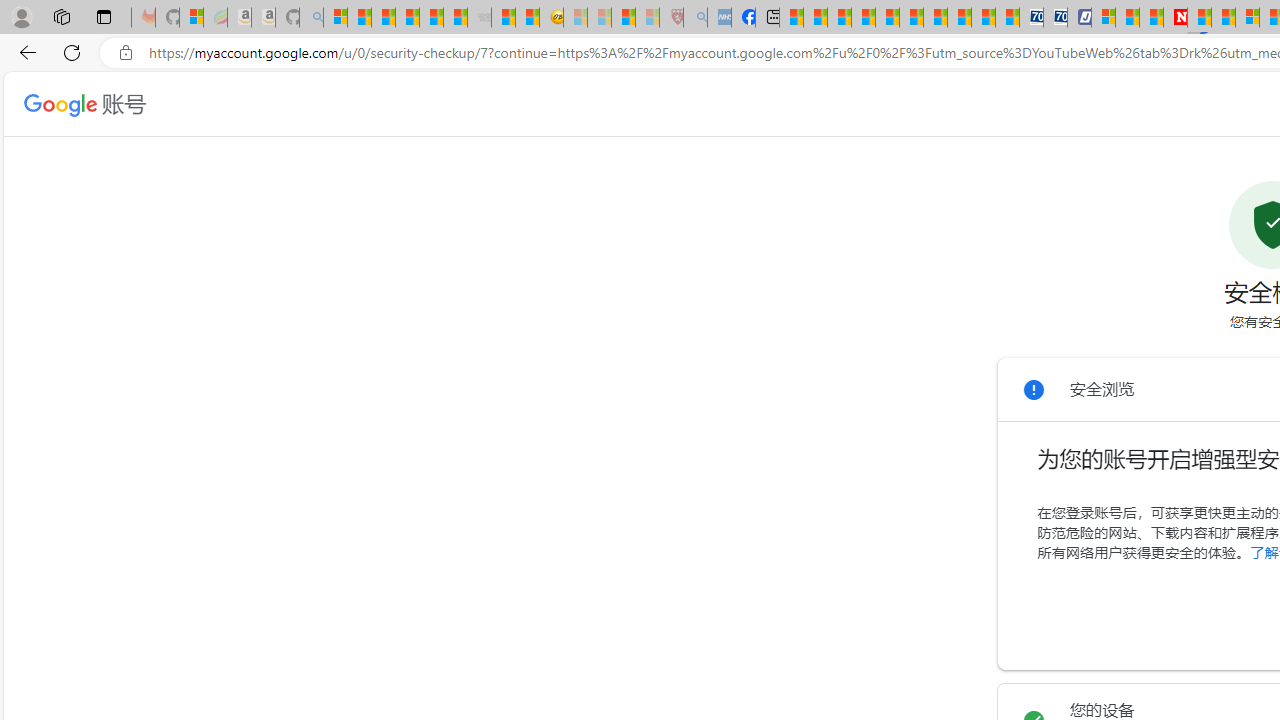 Image resolution: width=1280 pixels, height=720 pixels. What do you see at coordinates (1199, 17) in the screenshot?
I see `'Trusted Community Engagement and Contributions | Guidelines'` at bounding box center [1199, 17].